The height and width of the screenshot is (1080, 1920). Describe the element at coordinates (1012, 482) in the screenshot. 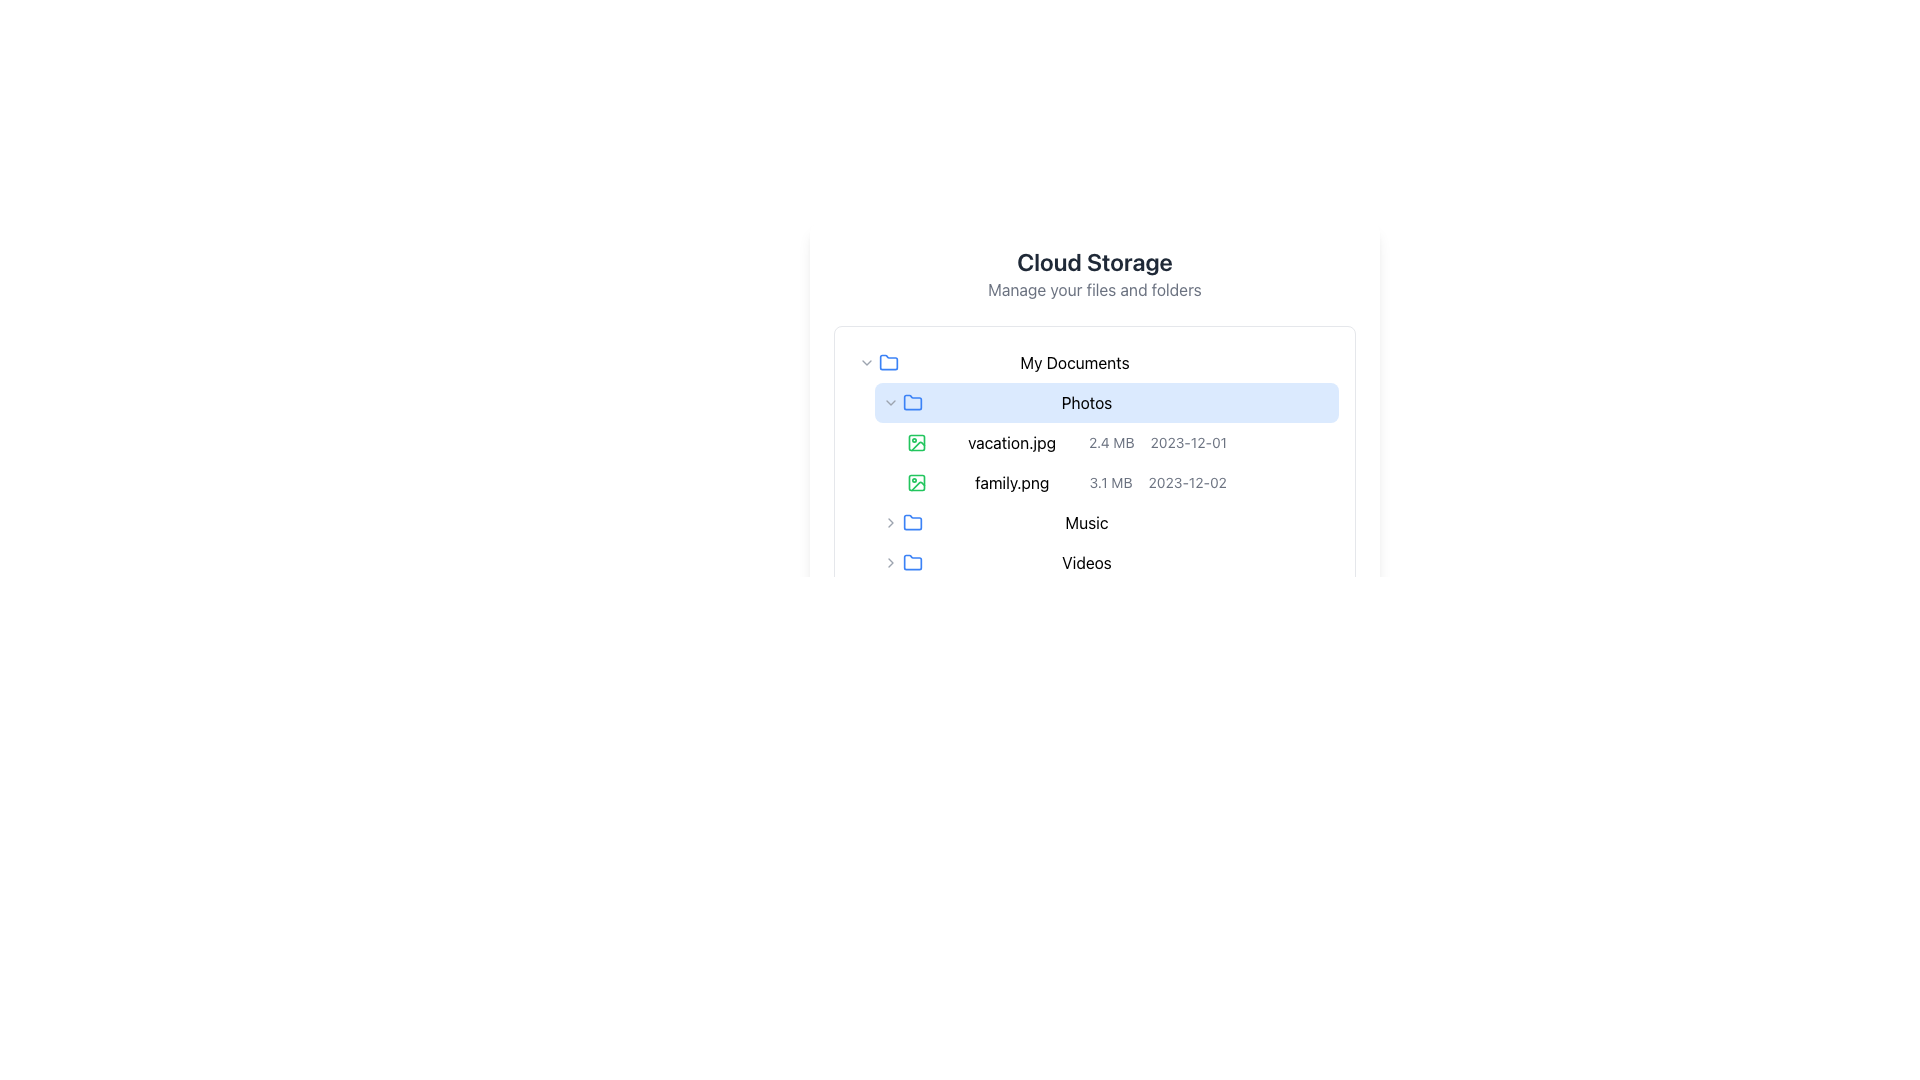

I see `the text label representing the file named 'family.png', which is the second file listed under the 'Photos' folder` at that location.